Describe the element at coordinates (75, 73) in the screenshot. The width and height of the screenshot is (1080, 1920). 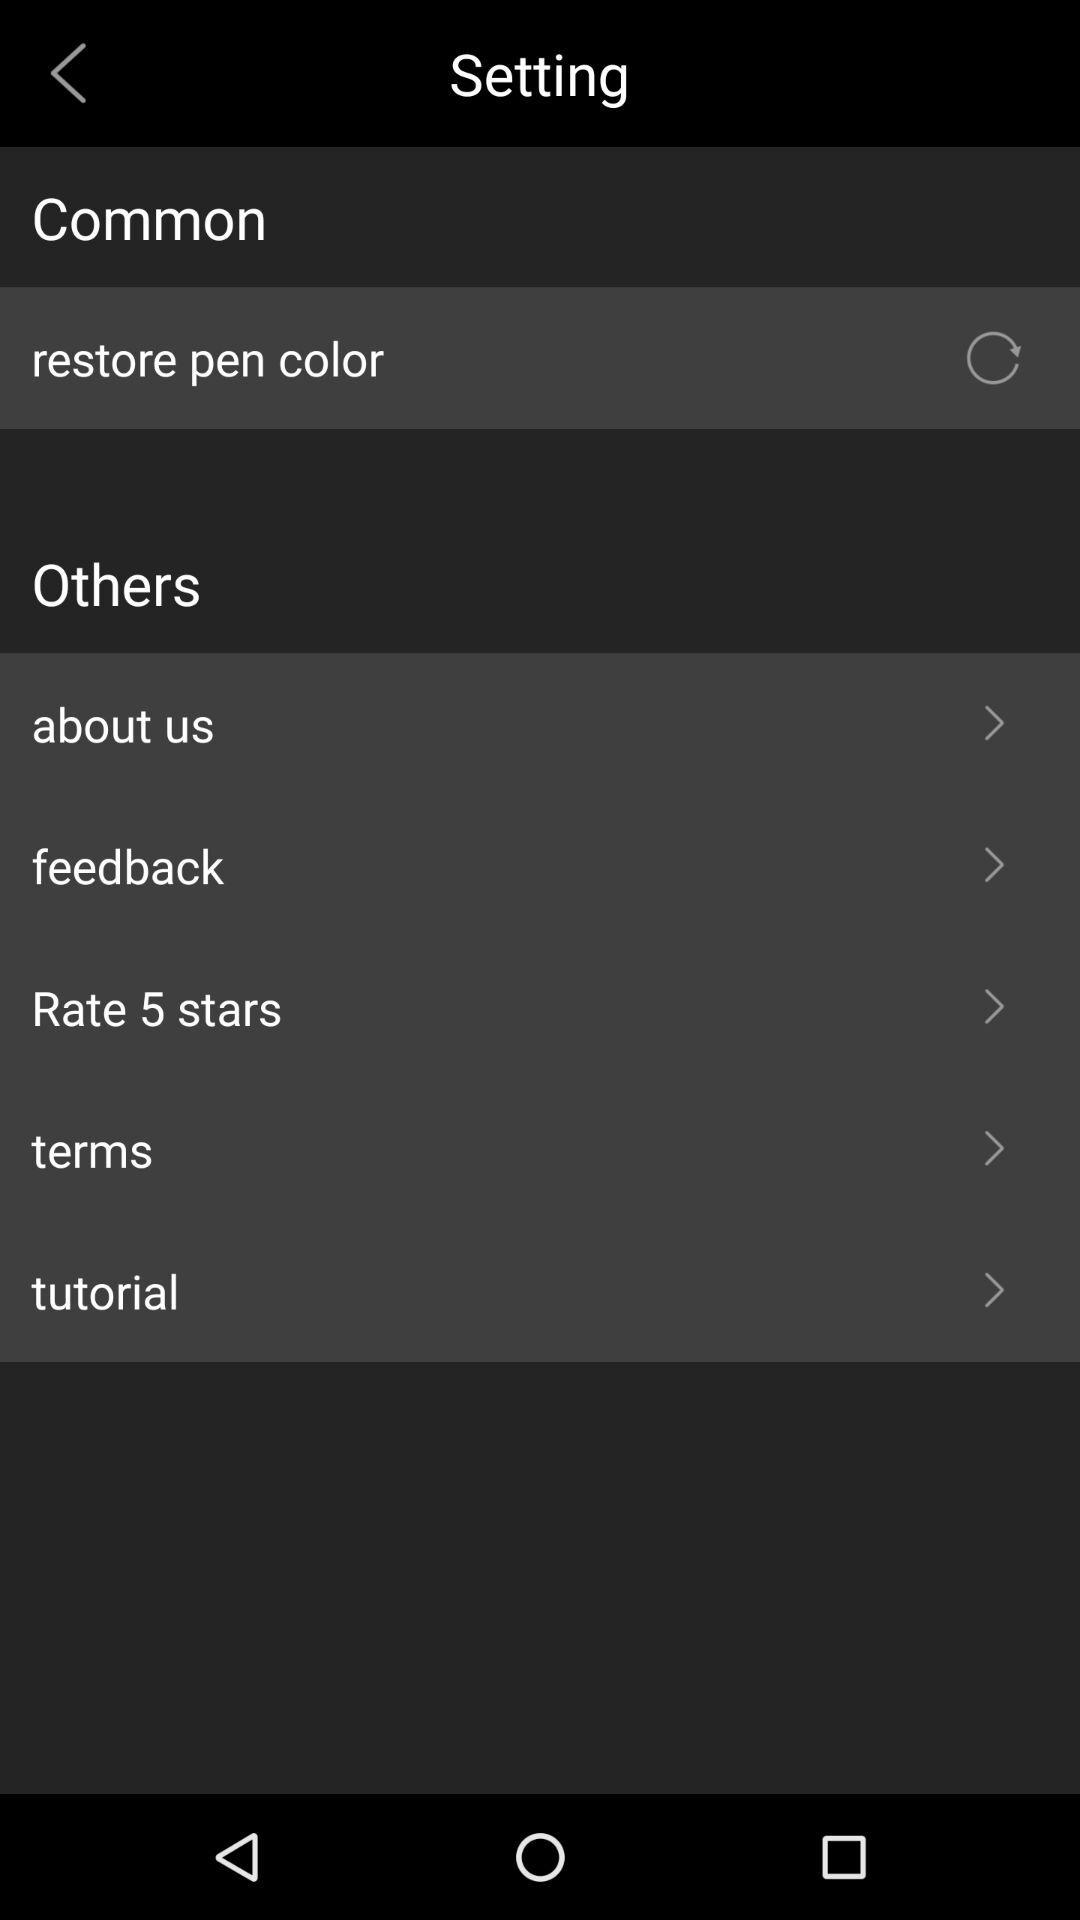
I see `go back` at that location.